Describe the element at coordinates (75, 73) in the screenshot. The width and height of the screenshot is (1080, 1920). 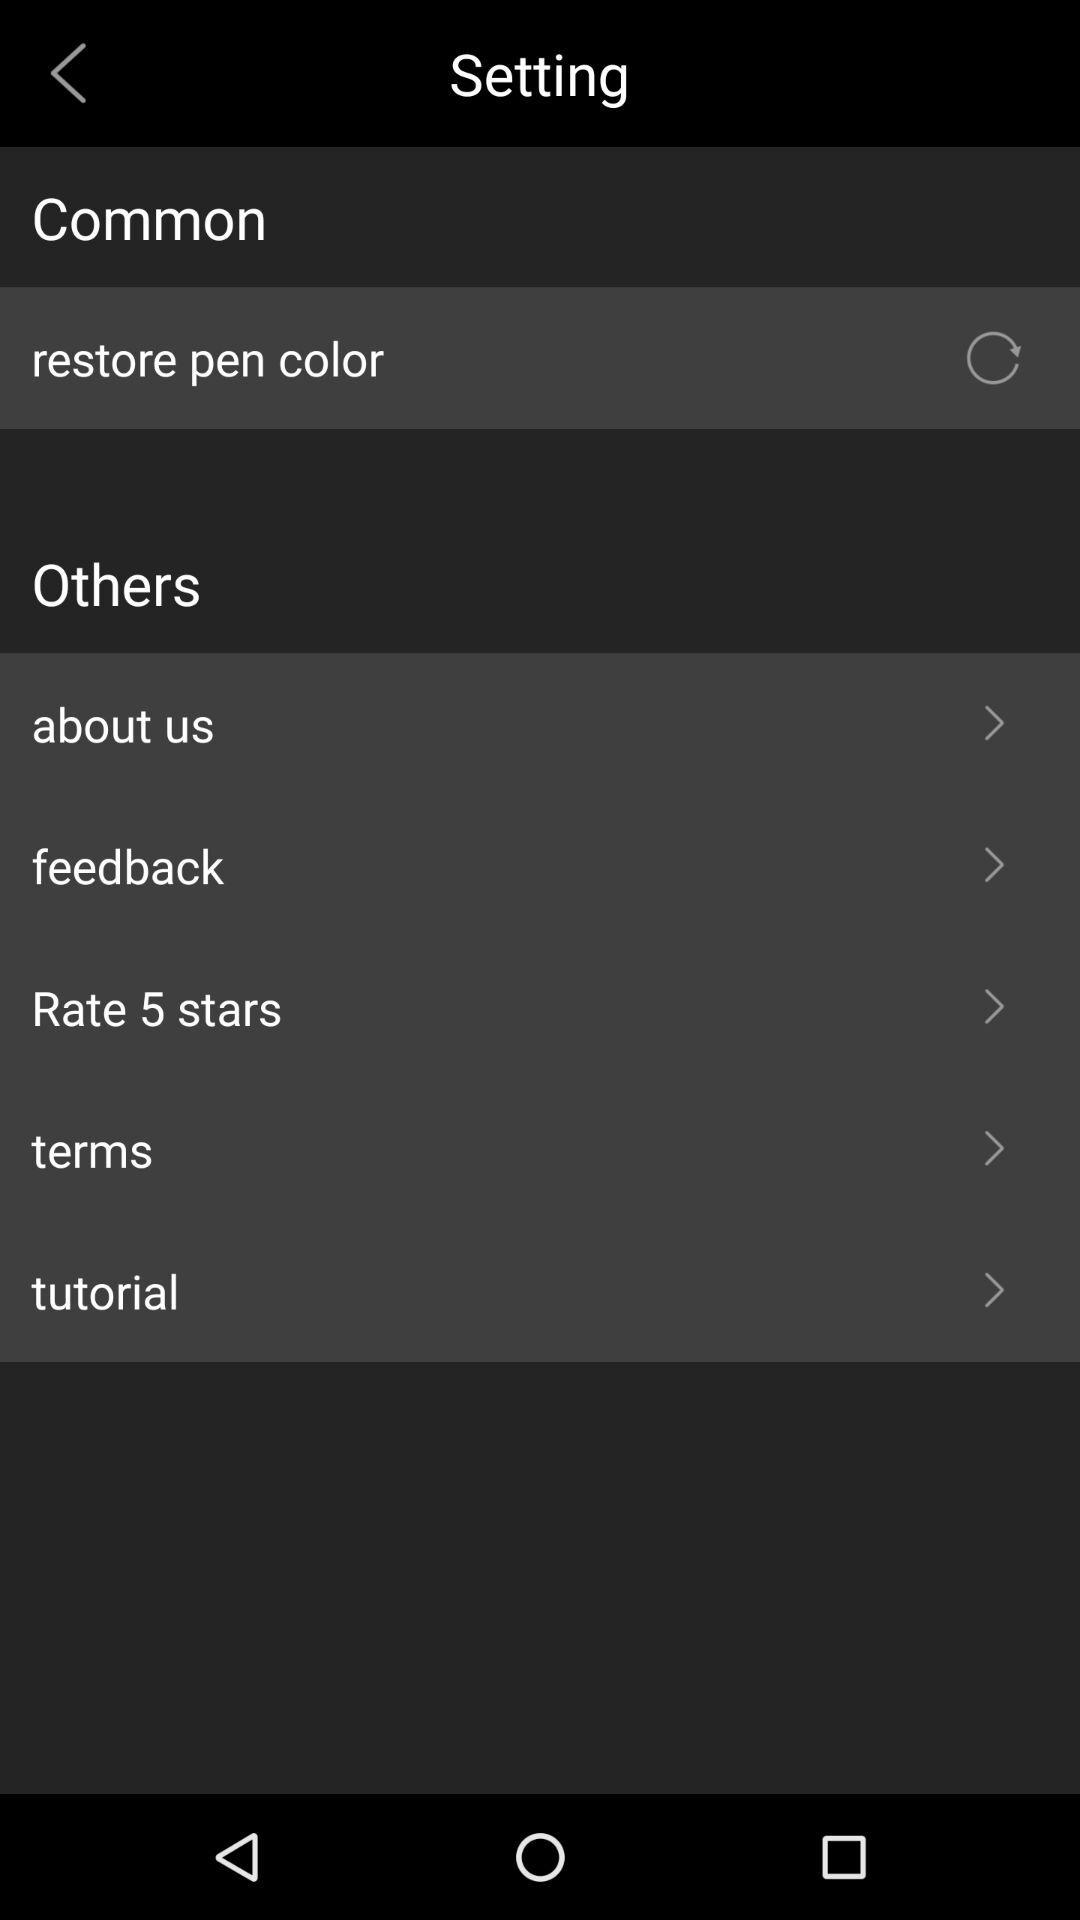
I see `go back` at that location.